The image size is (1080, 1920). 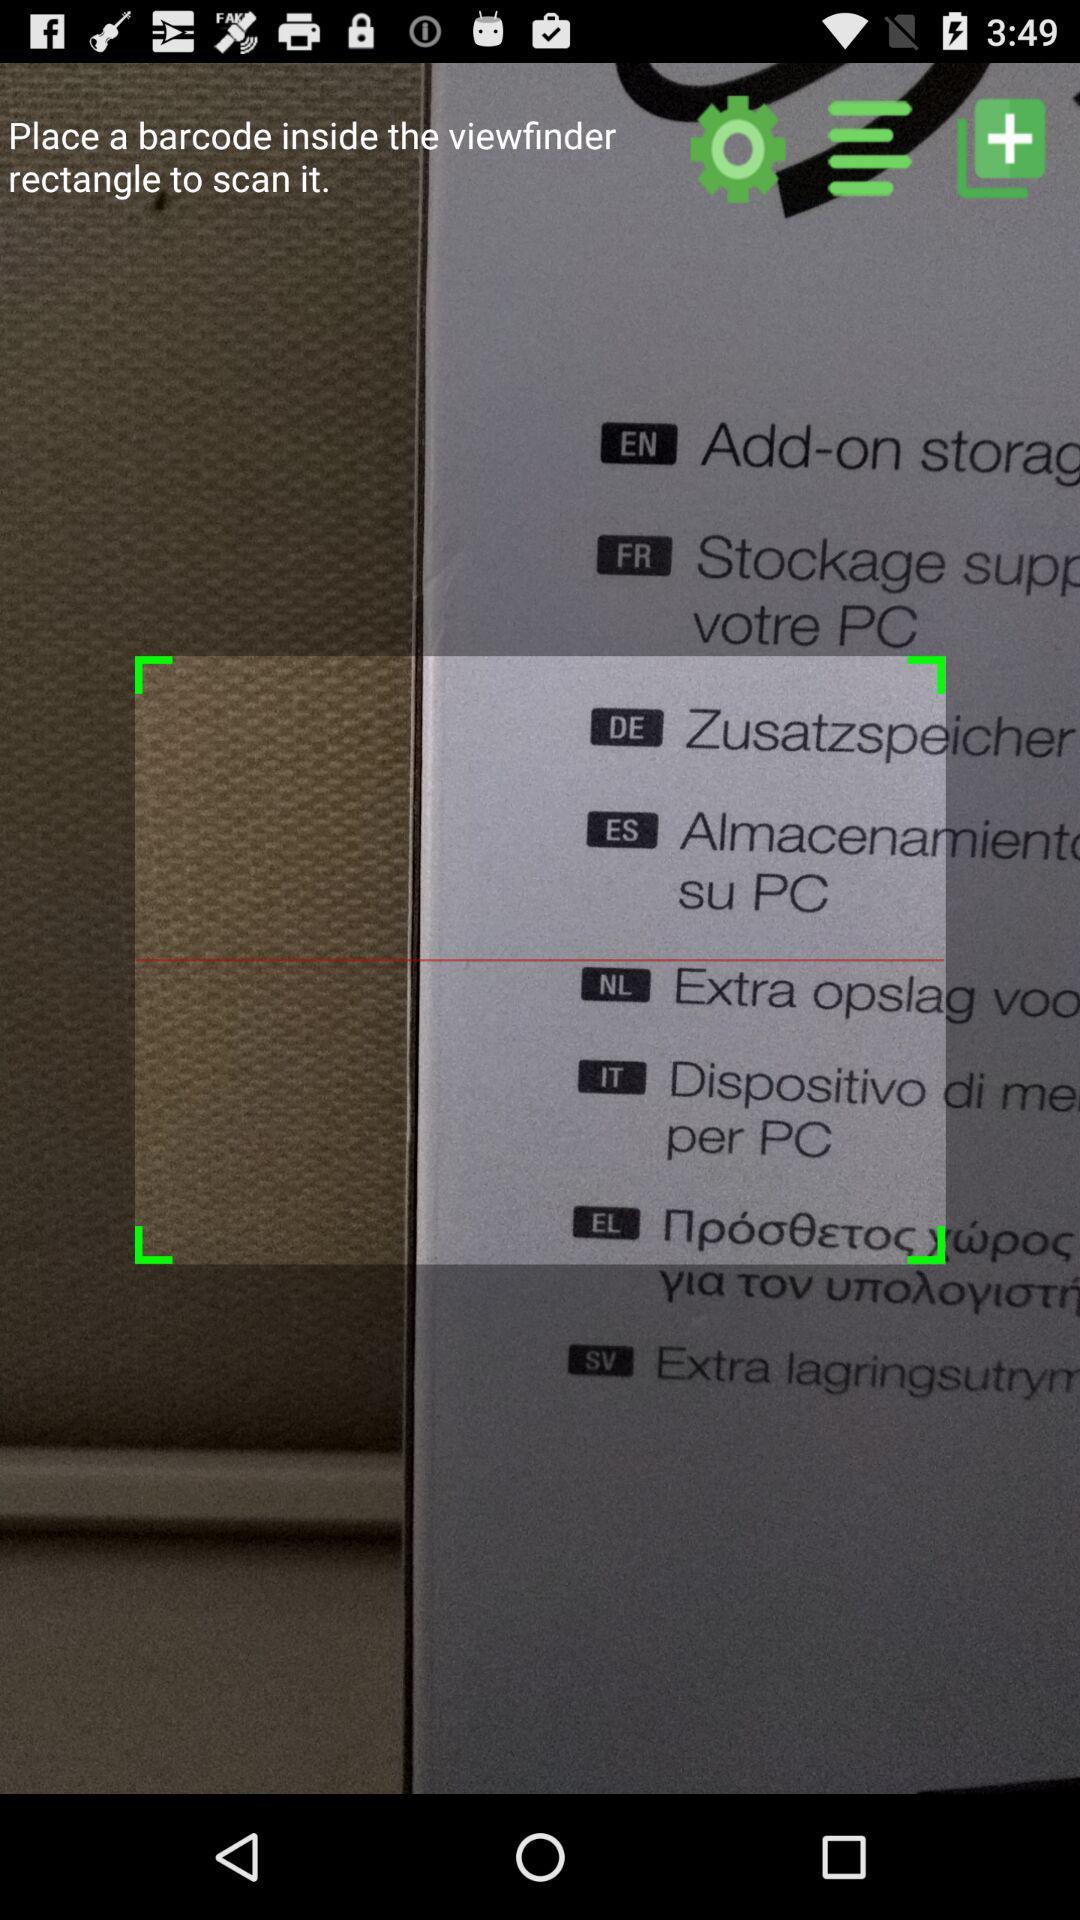 What do you see at coordinates (1001, 147) in the screenshot?
I see `new` at bounding box center [1001, 147].